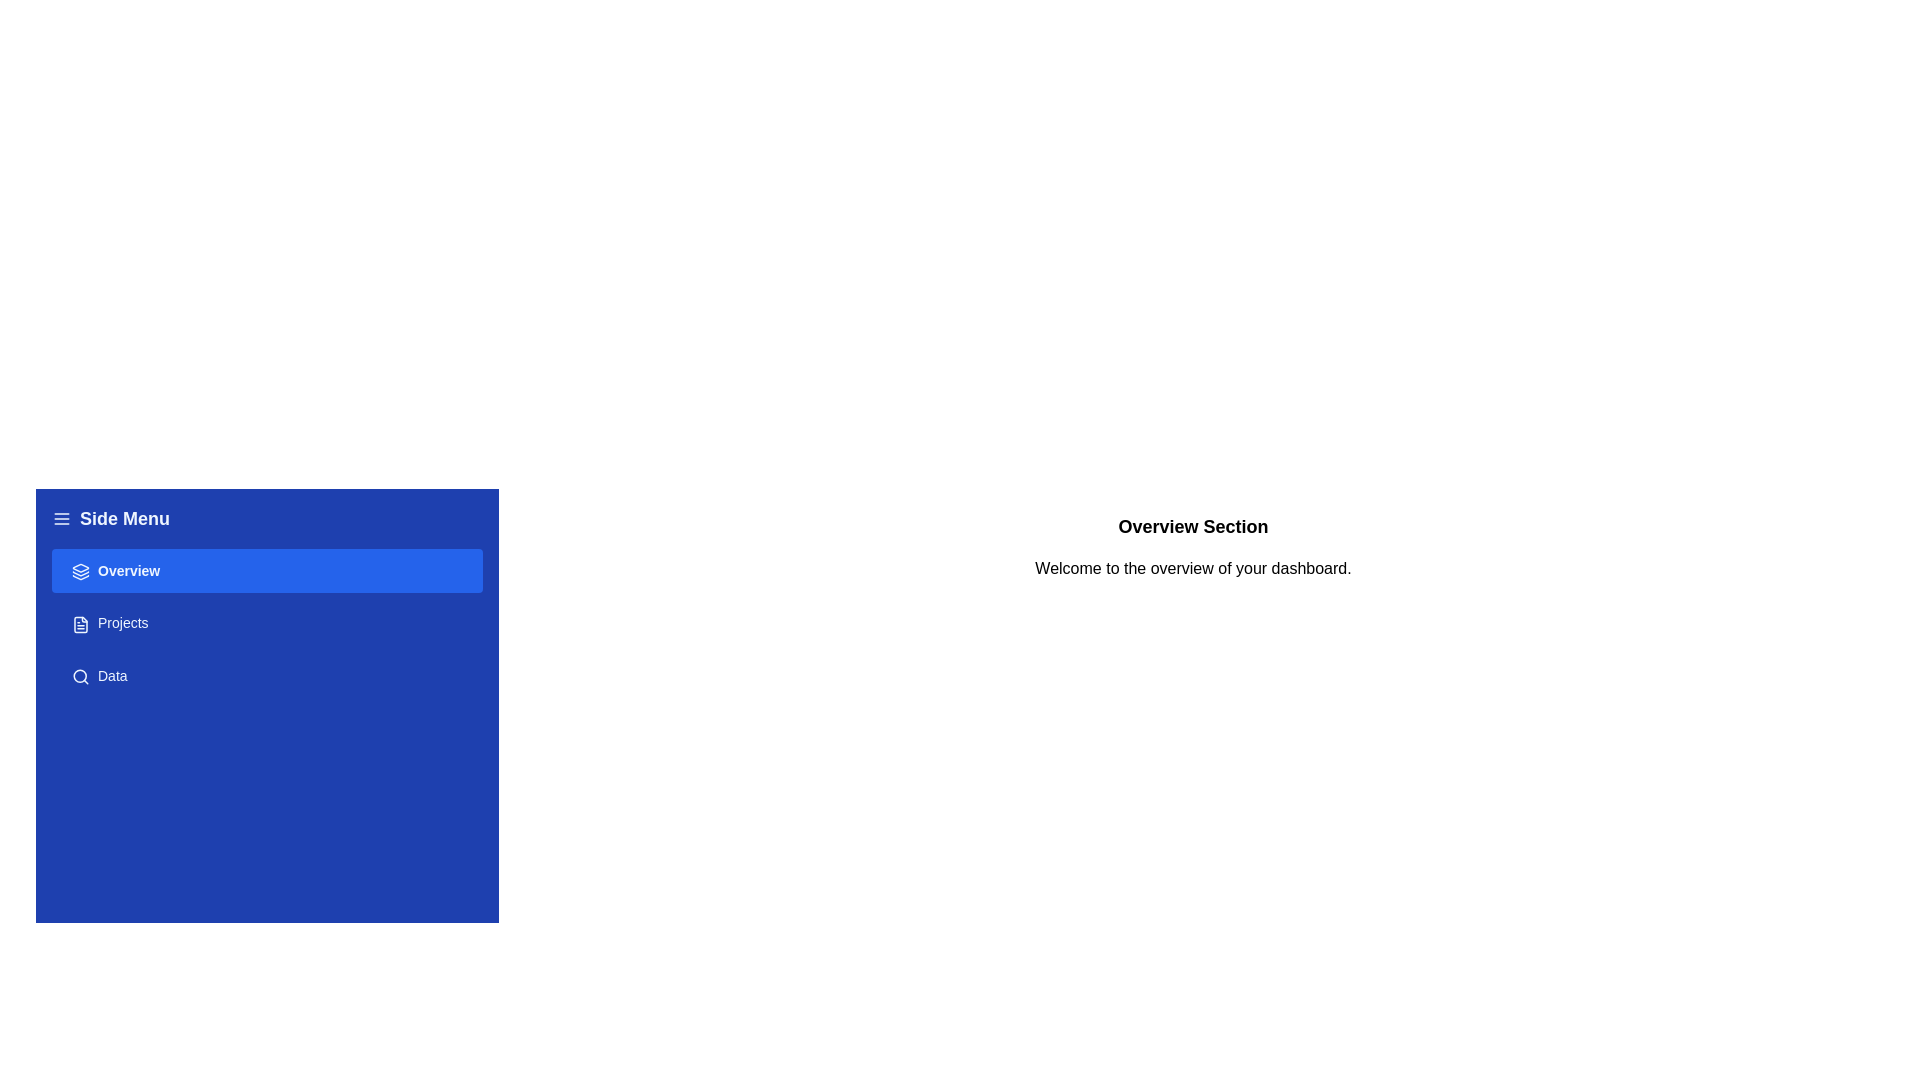 Image resolution: width=1920 pixels, height=1080 pixels. I want to click on the first icon to the left of the 'Overview' text in the blue-highlighted menu item under the 'Side Menu' heading, so click(80, 571).